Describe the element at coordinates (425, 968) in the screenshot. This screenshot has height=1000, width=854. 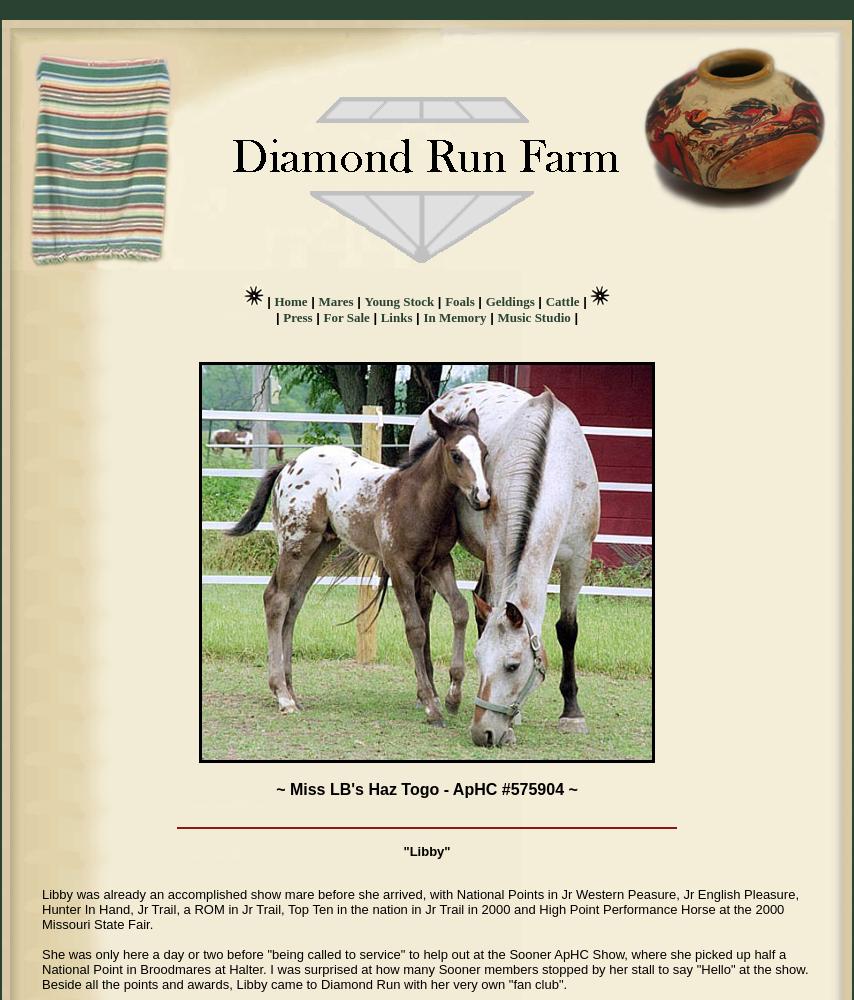
I see `'She was only here a day or two before "being called to service" to help out at the Sooner 
ApHC Show, where she picked up half a National Point in Broodmares at Halter. I was 
surprised at how many Sooner members stopped by her stall to say "Hello" at the show. 
Beside all the points and awards, Libby came to Diamond Run with her very own "fan club".'` at that location.